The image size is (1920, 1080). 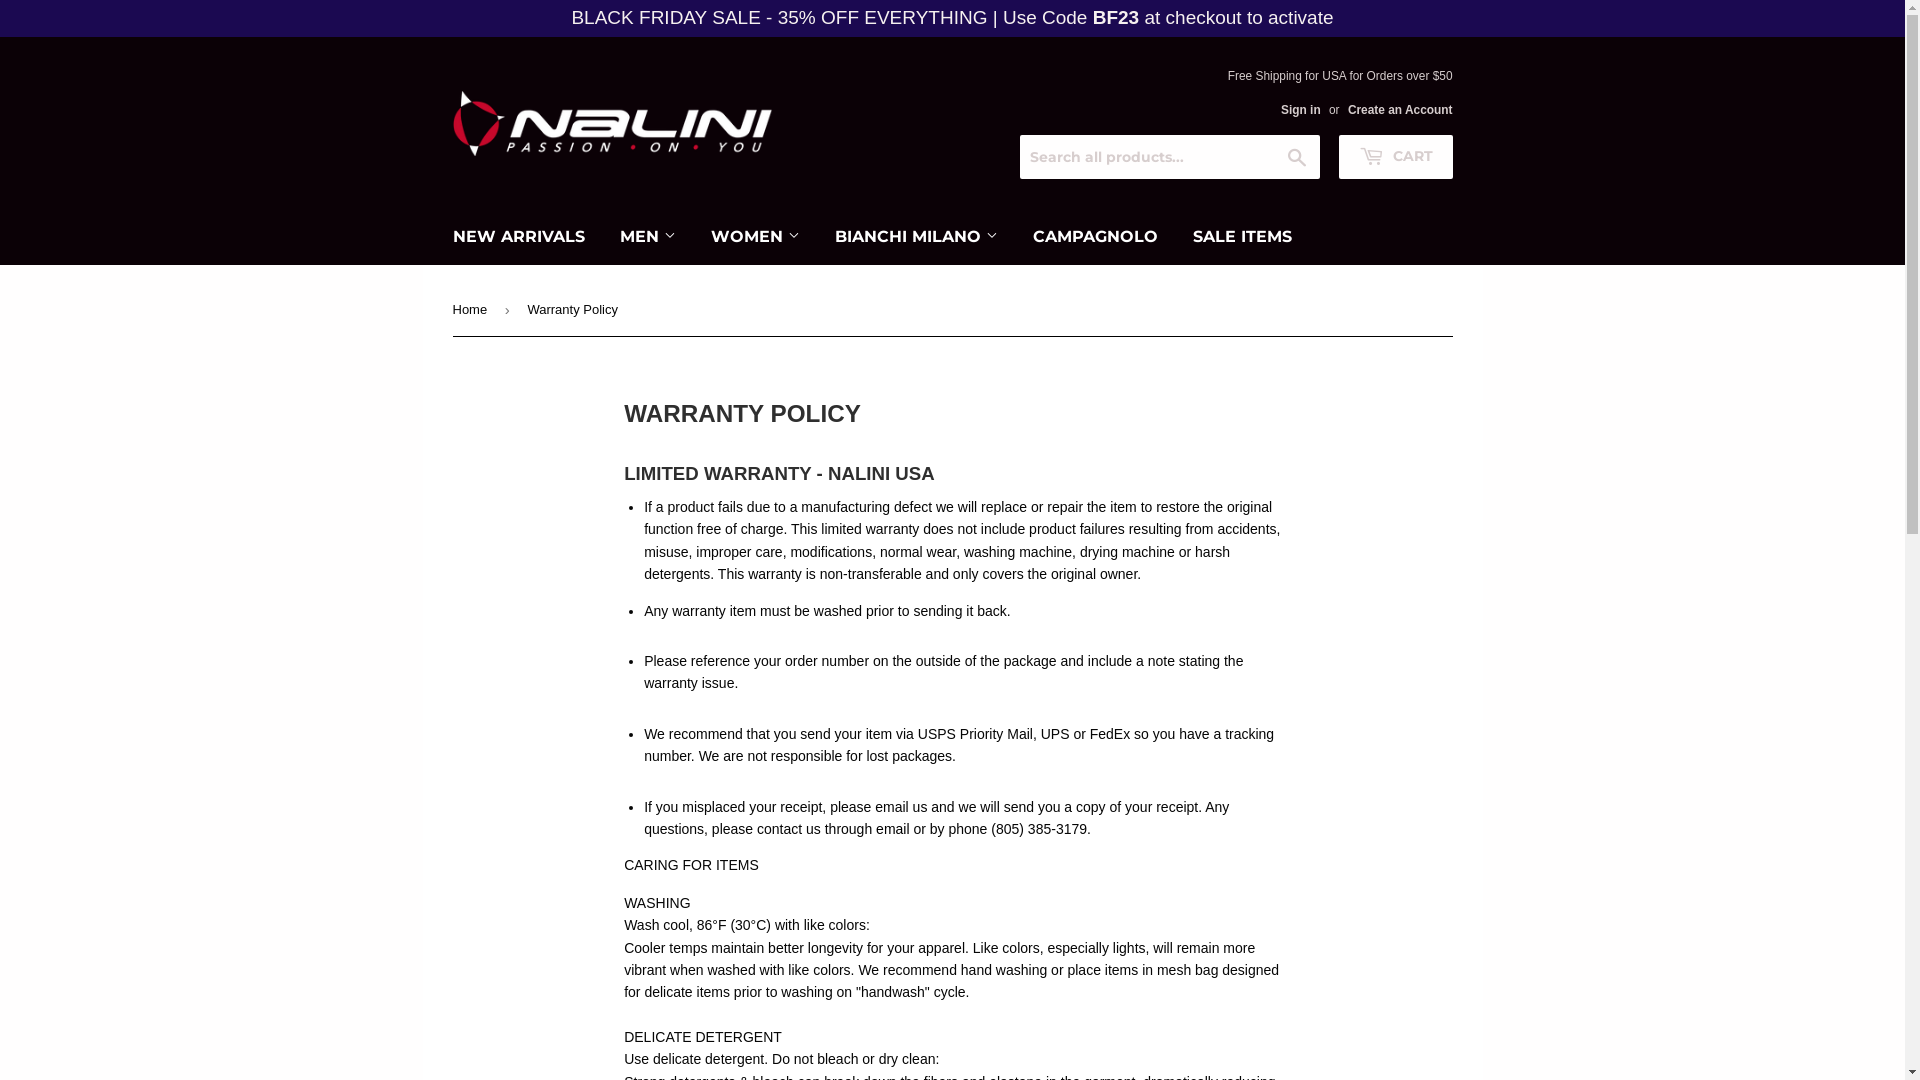 What do you see at coordinates (1094, 235) in the screenshot?
I see `'CAMPAGNOLO'` at bounding box center [1094, 235].